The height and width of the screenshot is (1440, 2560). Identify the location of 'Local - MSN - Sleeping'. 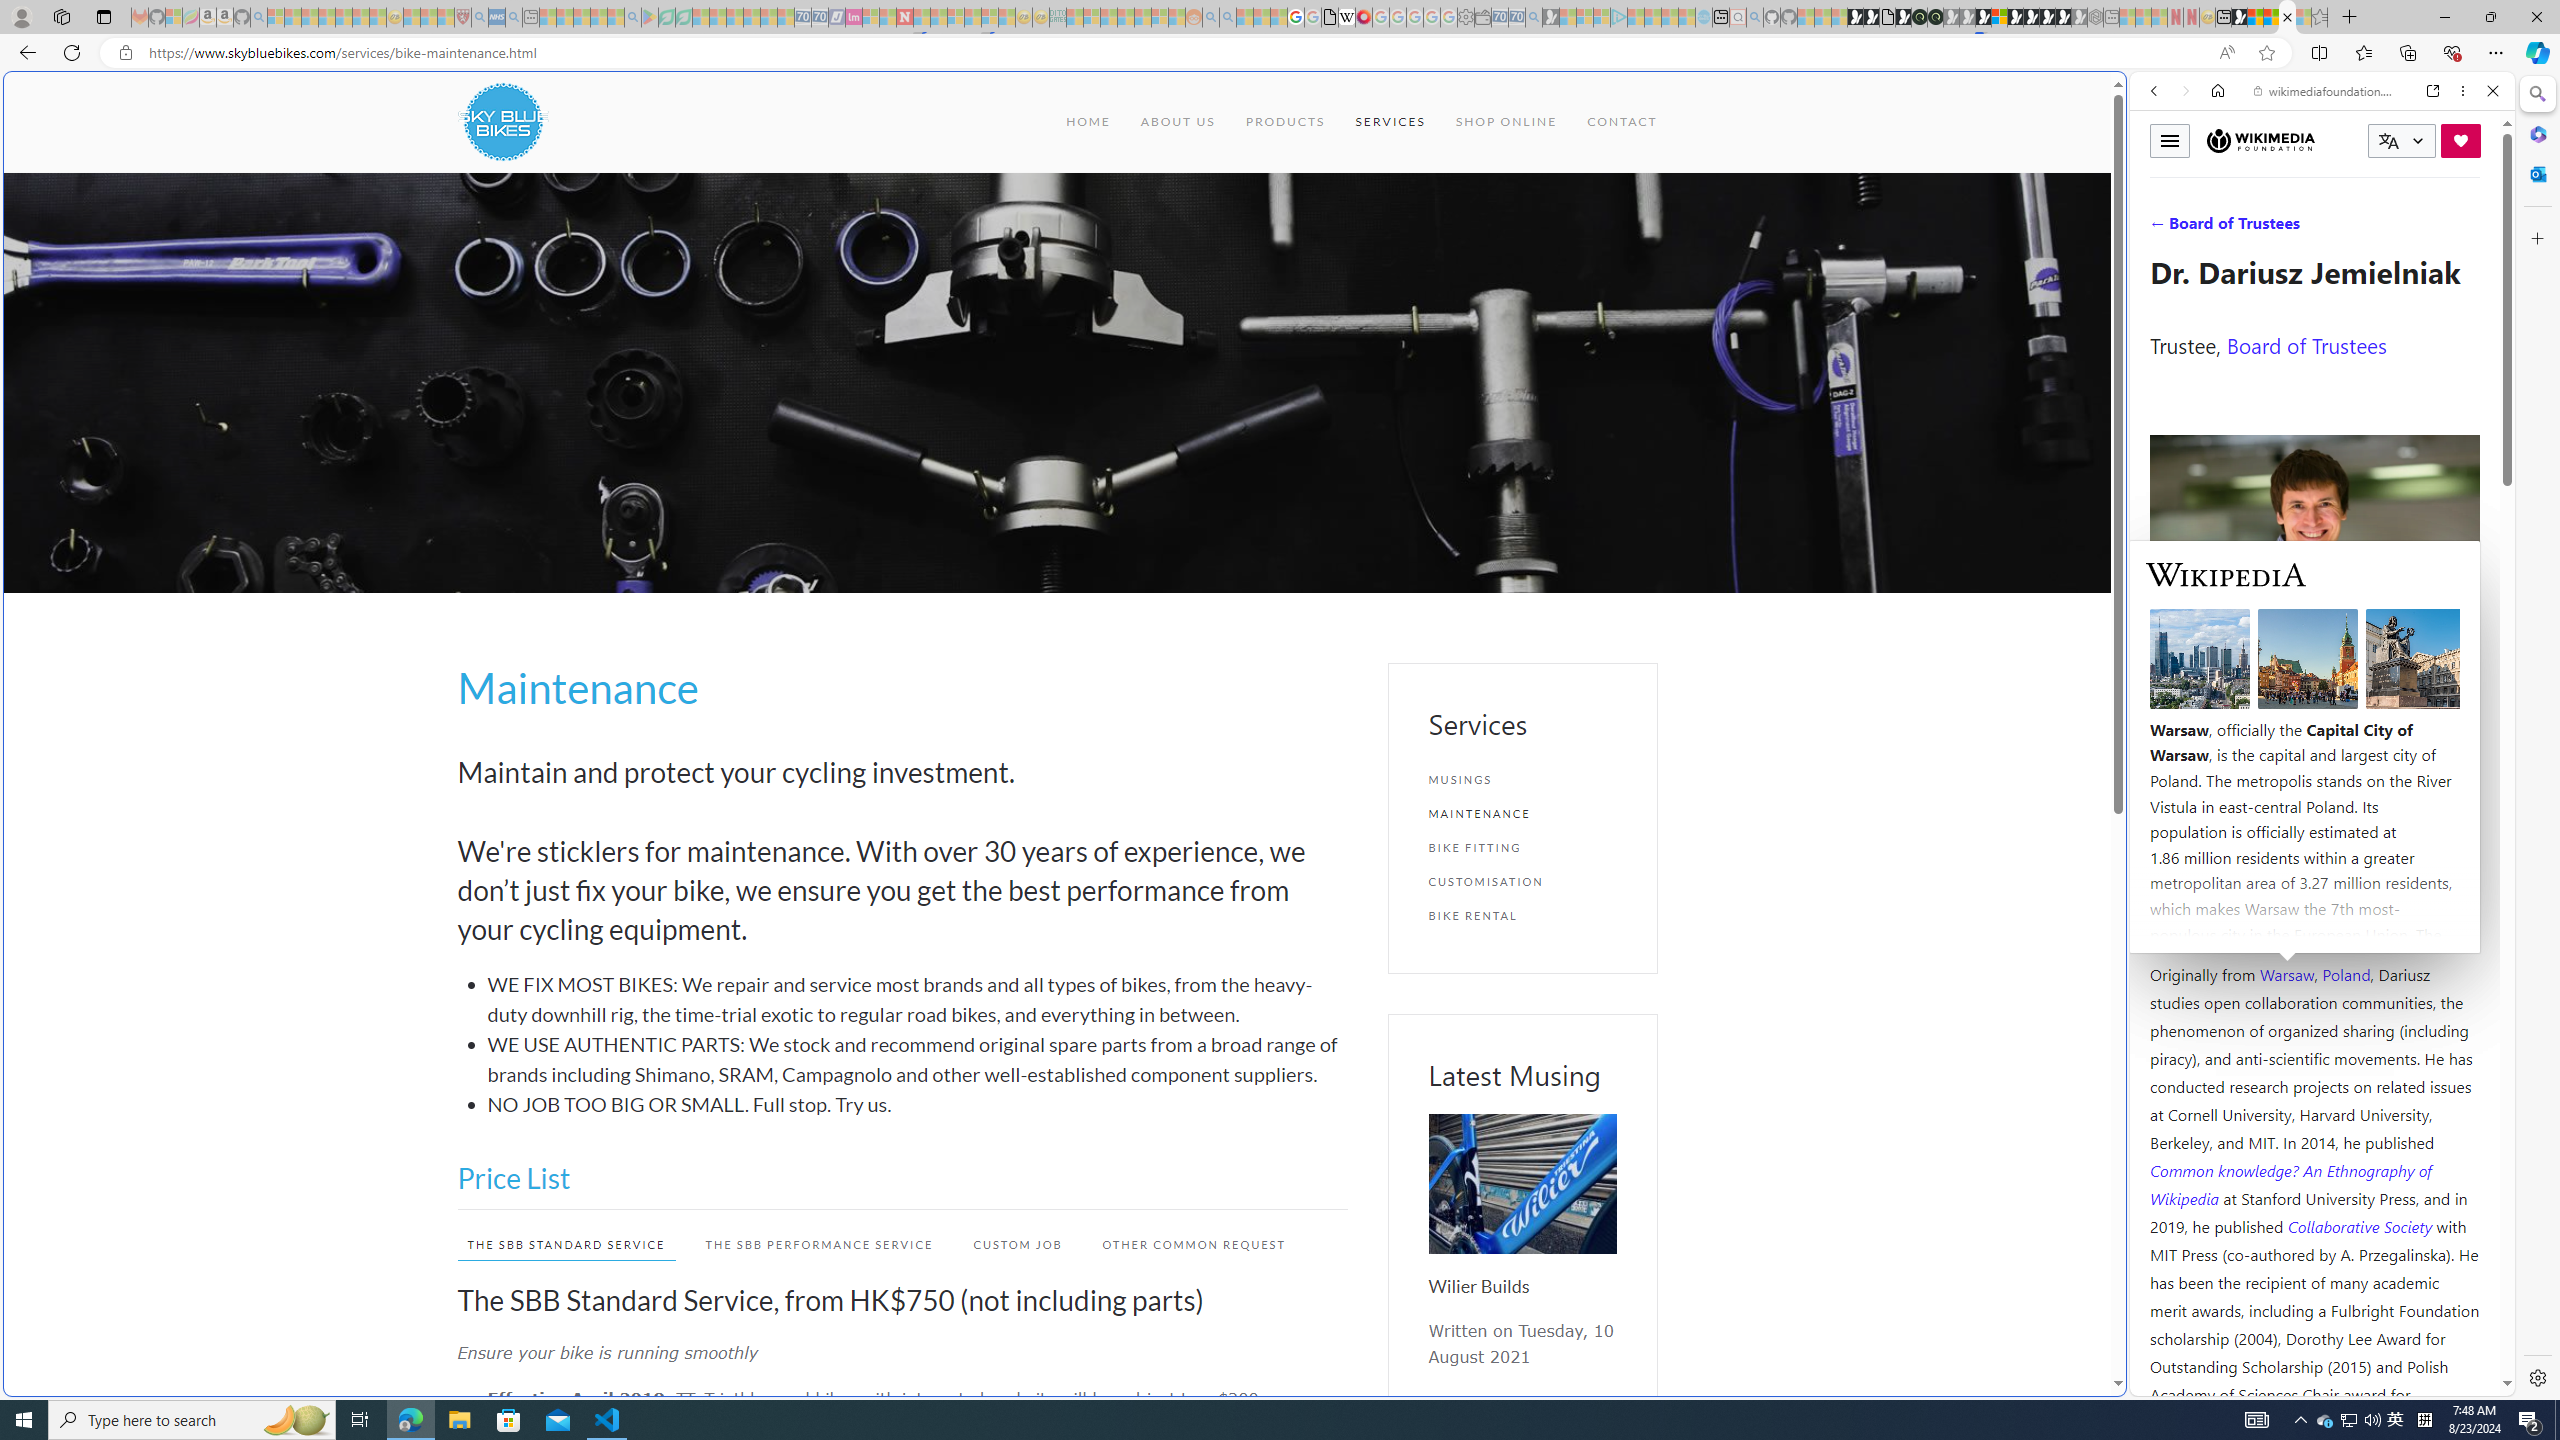
(445, 16).